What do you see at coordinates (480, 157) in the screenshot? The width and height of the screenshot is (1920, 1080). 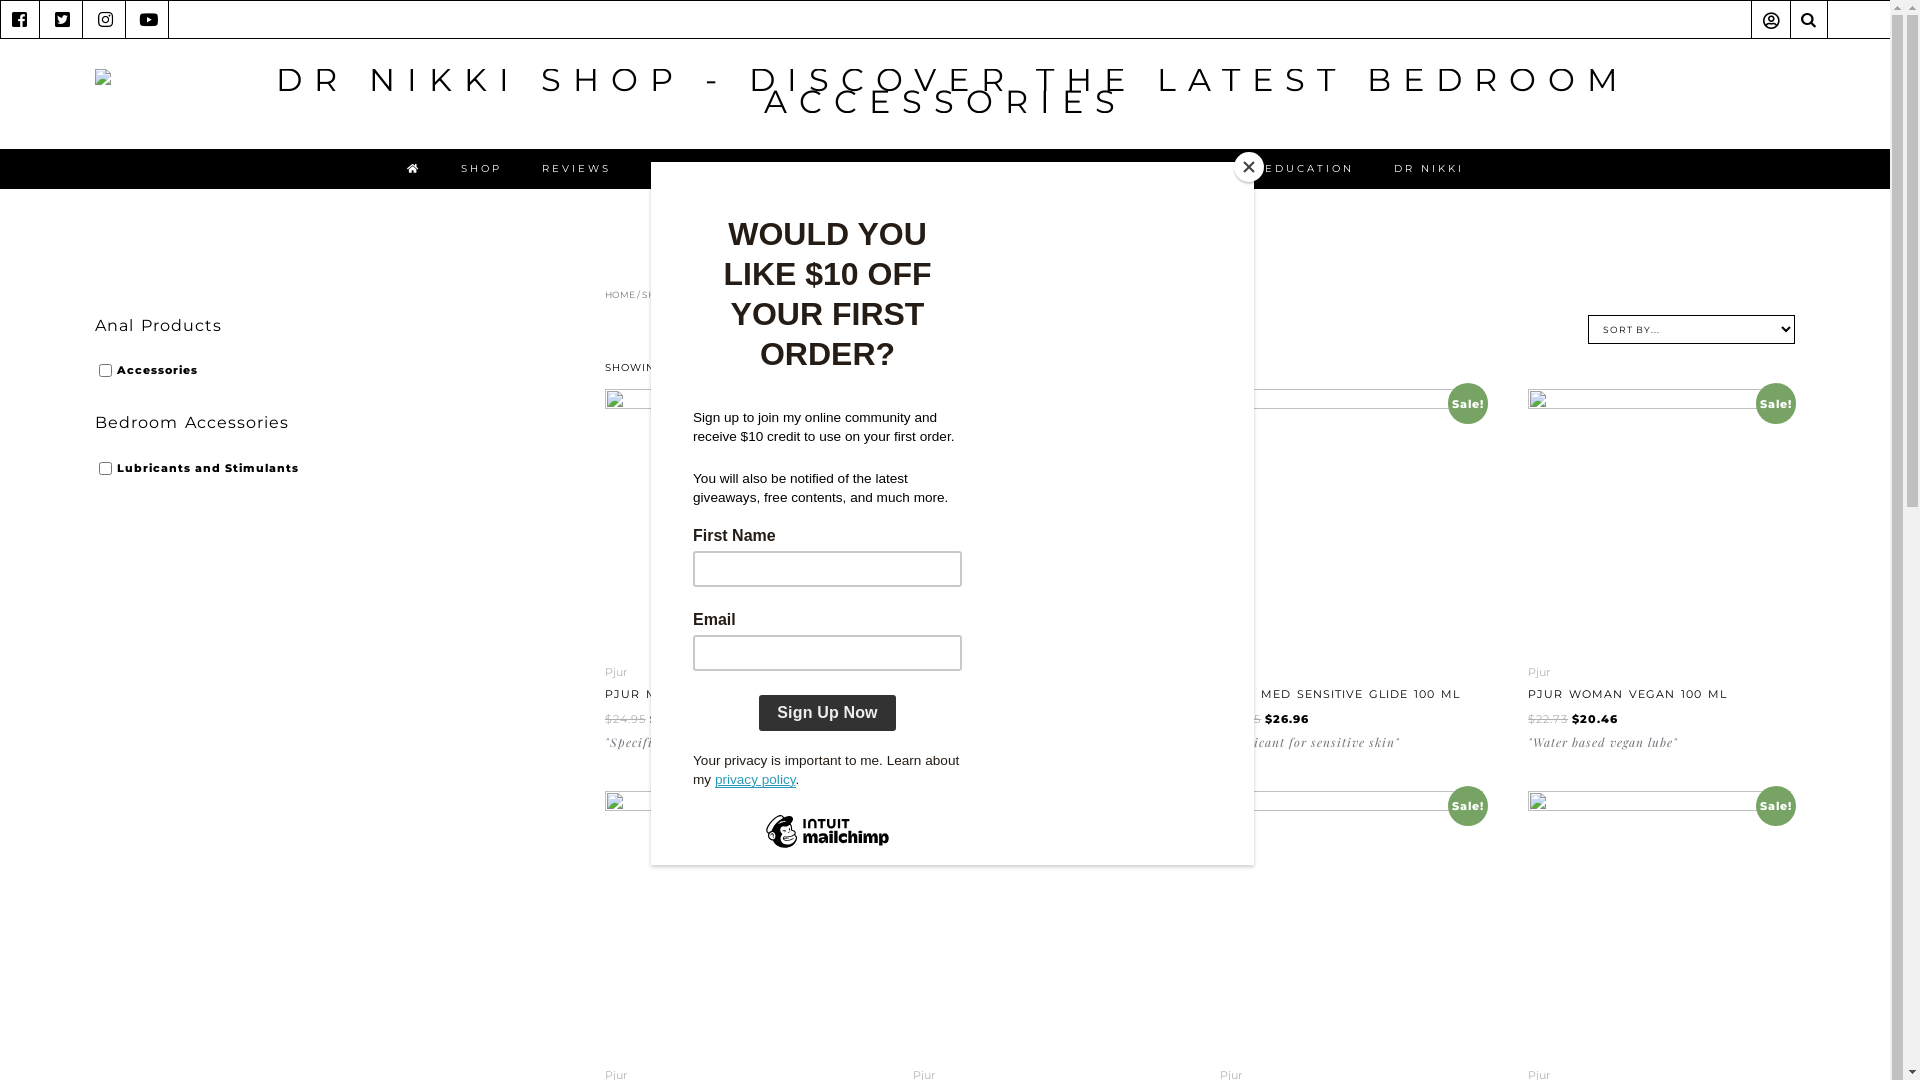 I see `'SHOP'` at bounding box center [480, 157].